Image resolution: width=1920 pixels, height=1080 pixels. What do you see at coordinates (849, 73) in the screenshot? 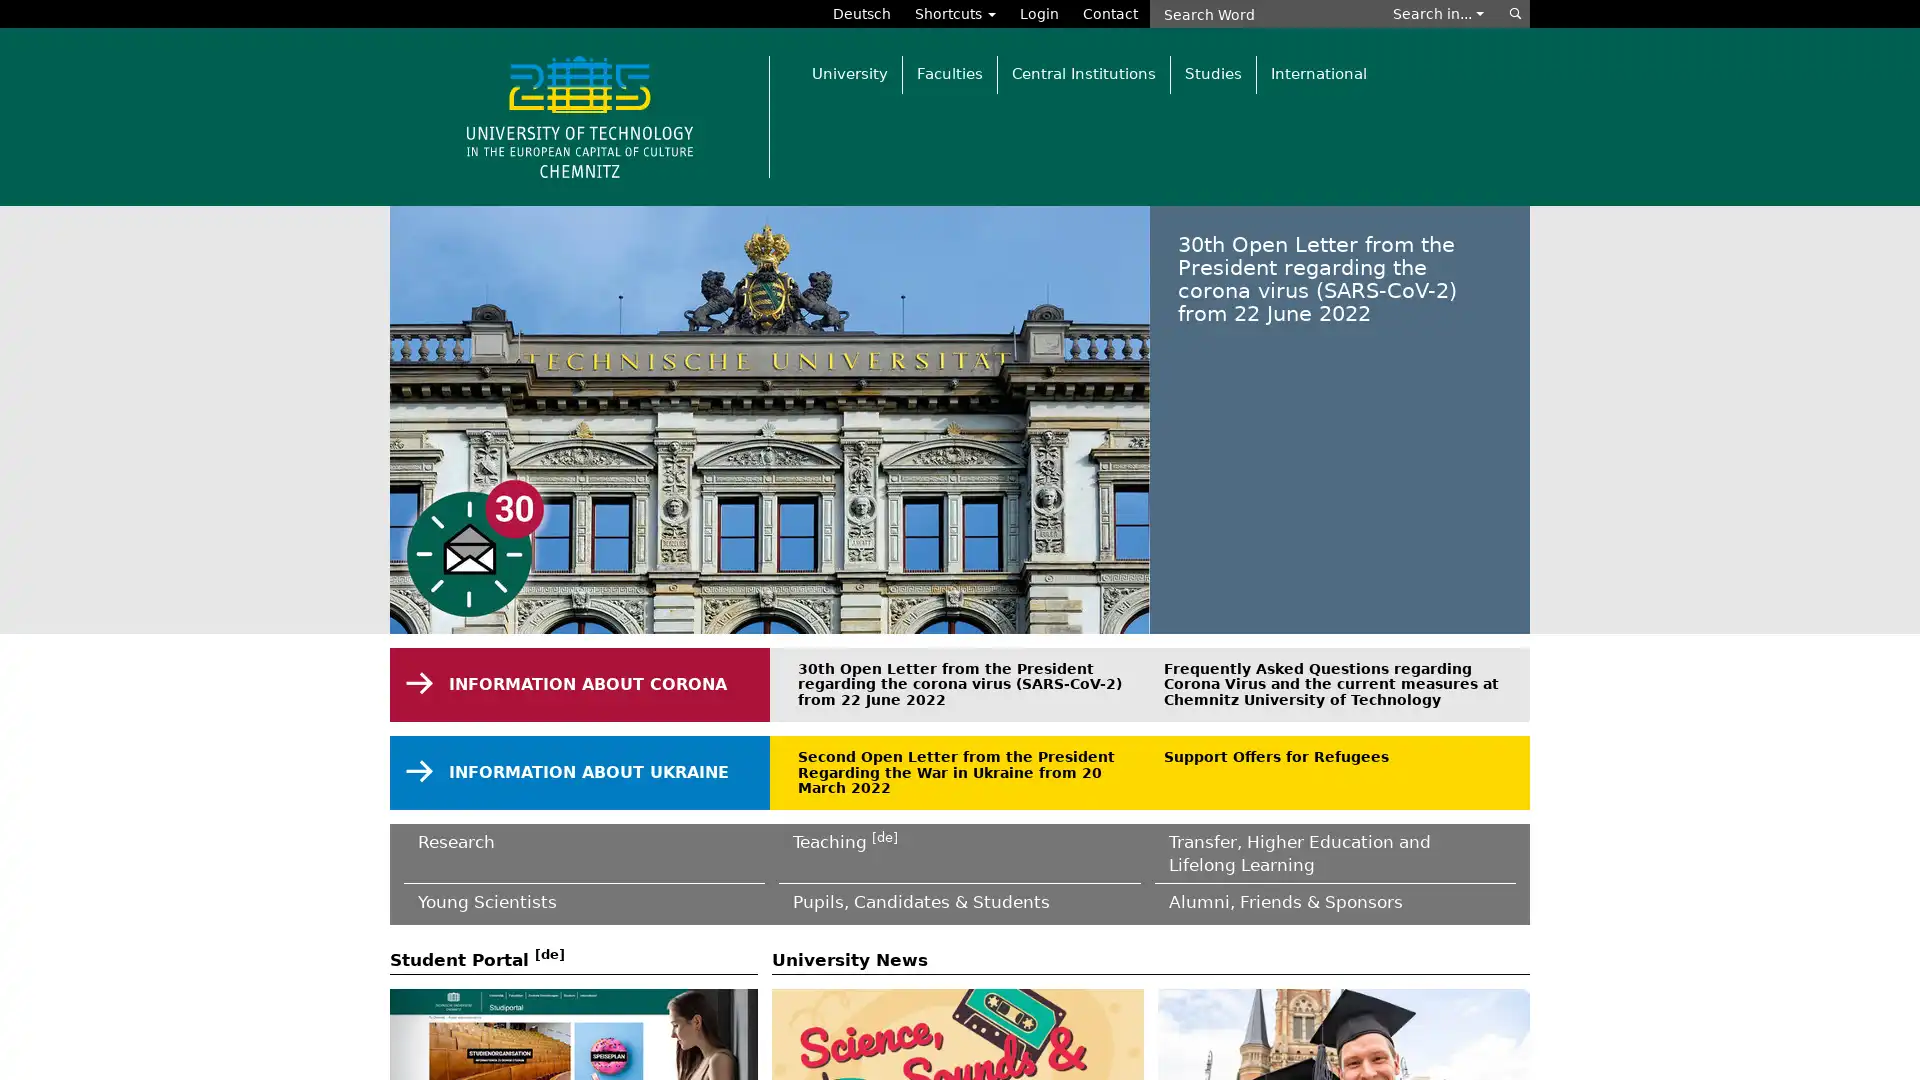
I see `University` at bounding box center [849, 73].